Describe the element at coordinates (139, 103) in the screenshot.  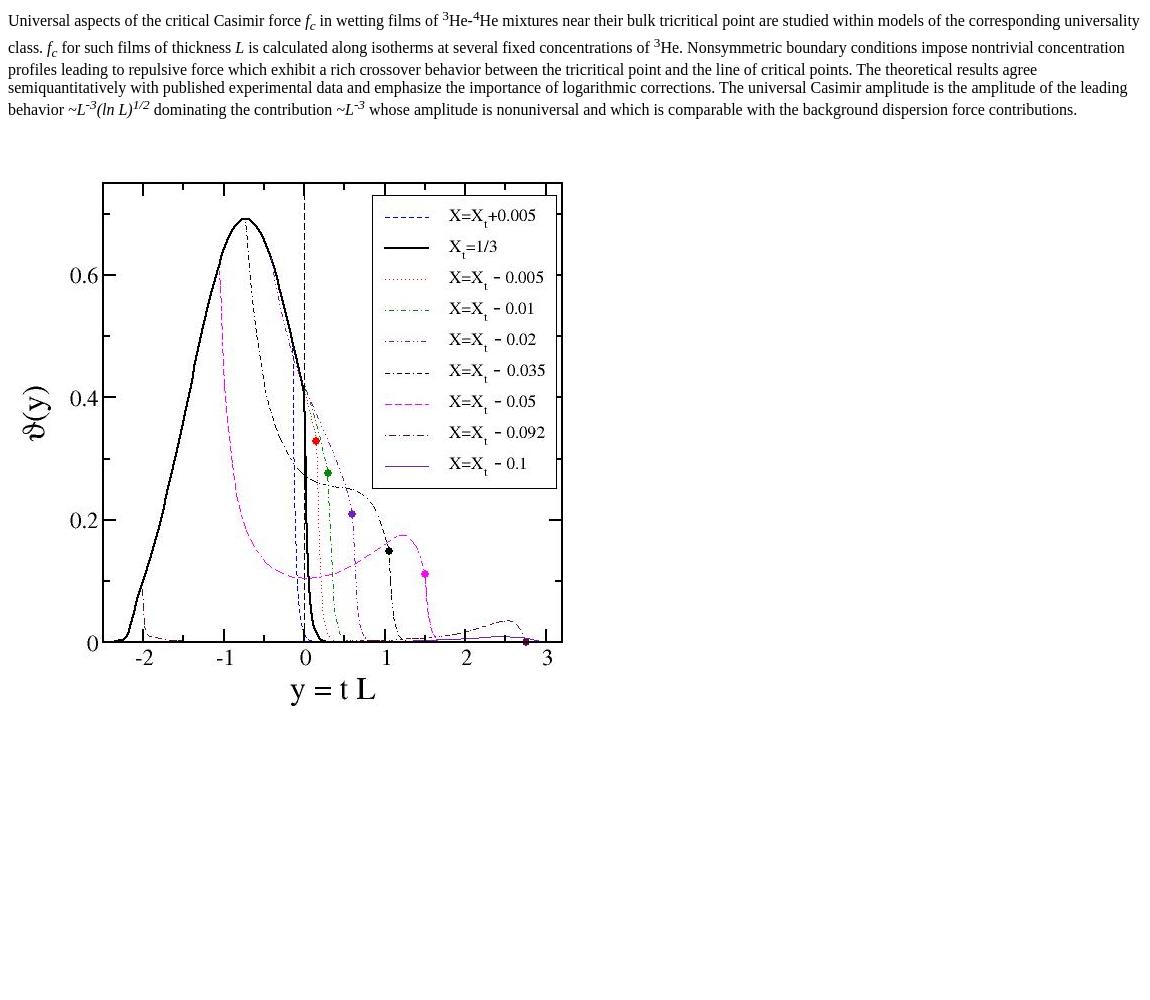
I see `'1/2'` at that location.